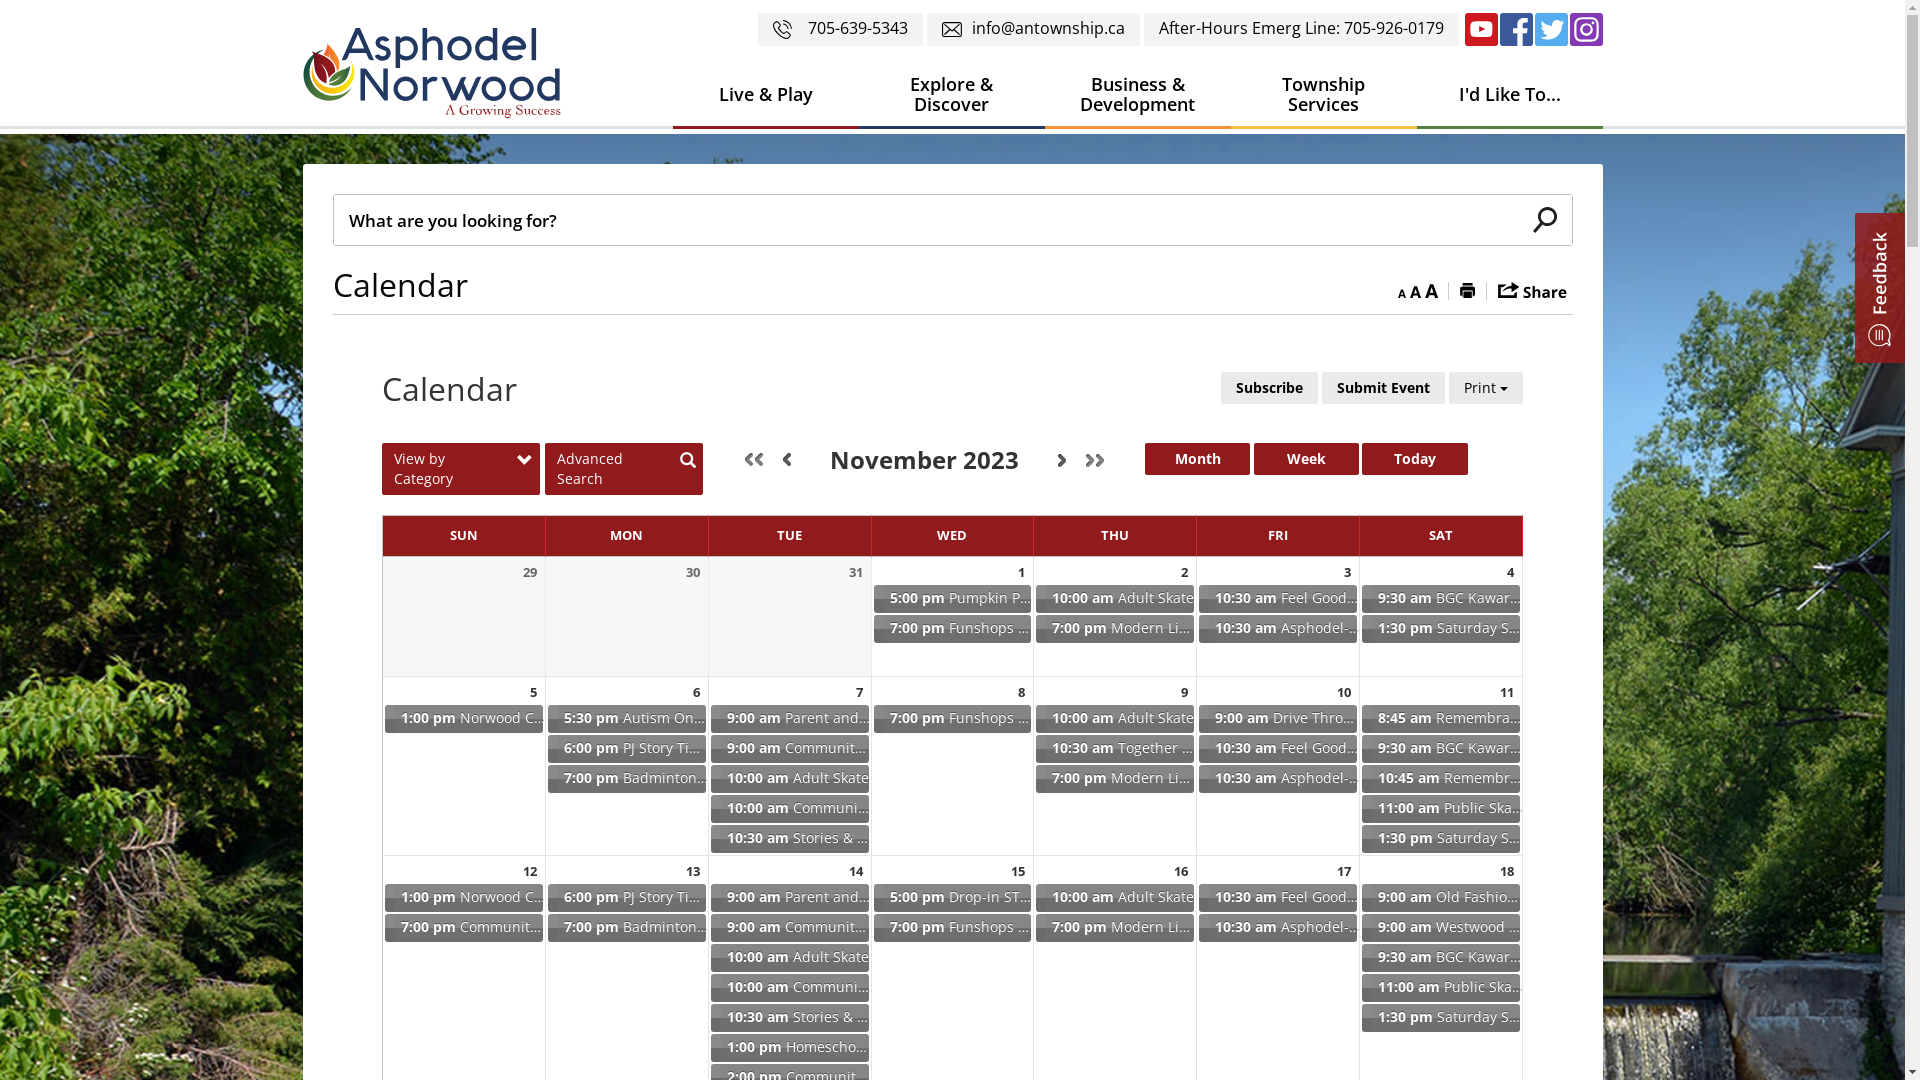 This screenshot has width=1920, height=1080. Describe the element at coordinates (1359, 956) in the screenshot. I see `'9:30 am BGC Kawarthas - Kid Tech Nation'` at that location.